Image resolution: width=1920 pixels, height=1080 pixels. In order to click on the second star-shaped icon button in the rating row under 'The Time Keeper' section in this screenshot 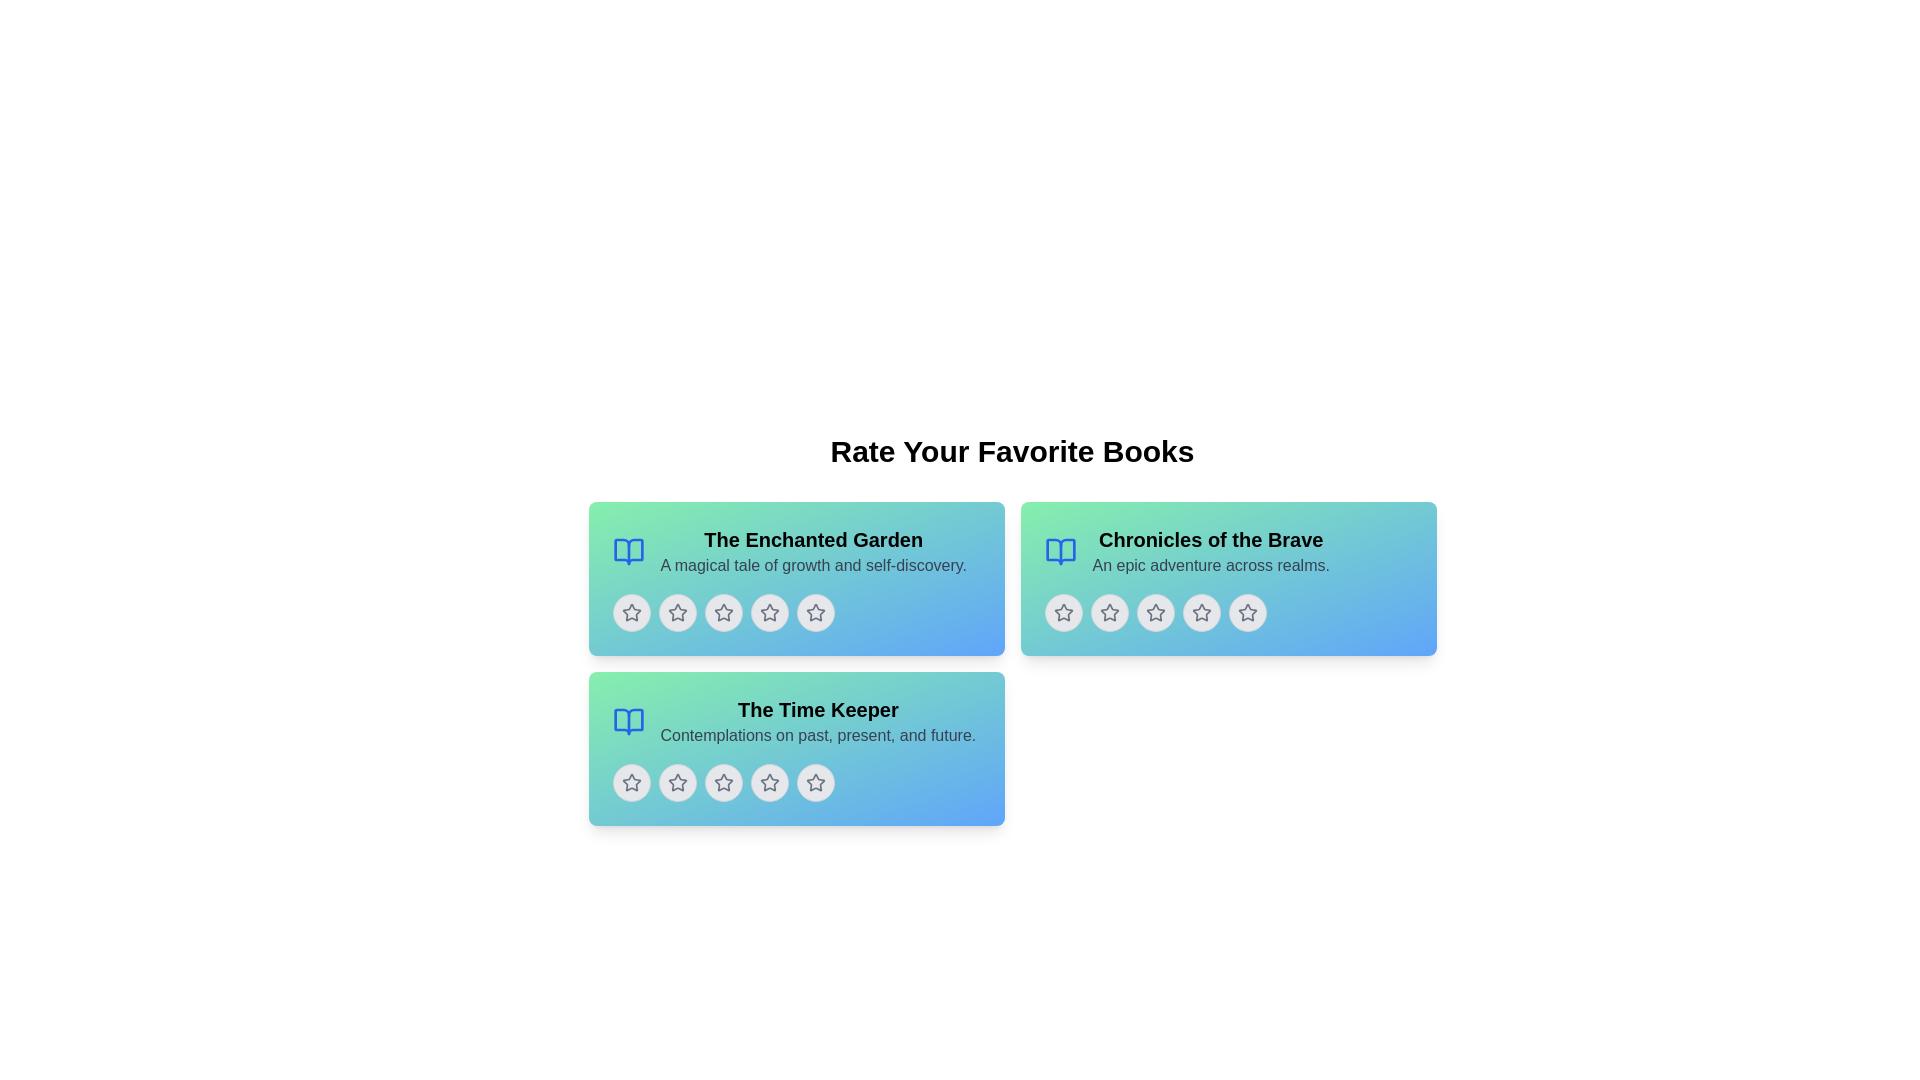, I will do `click(722, 782)`.